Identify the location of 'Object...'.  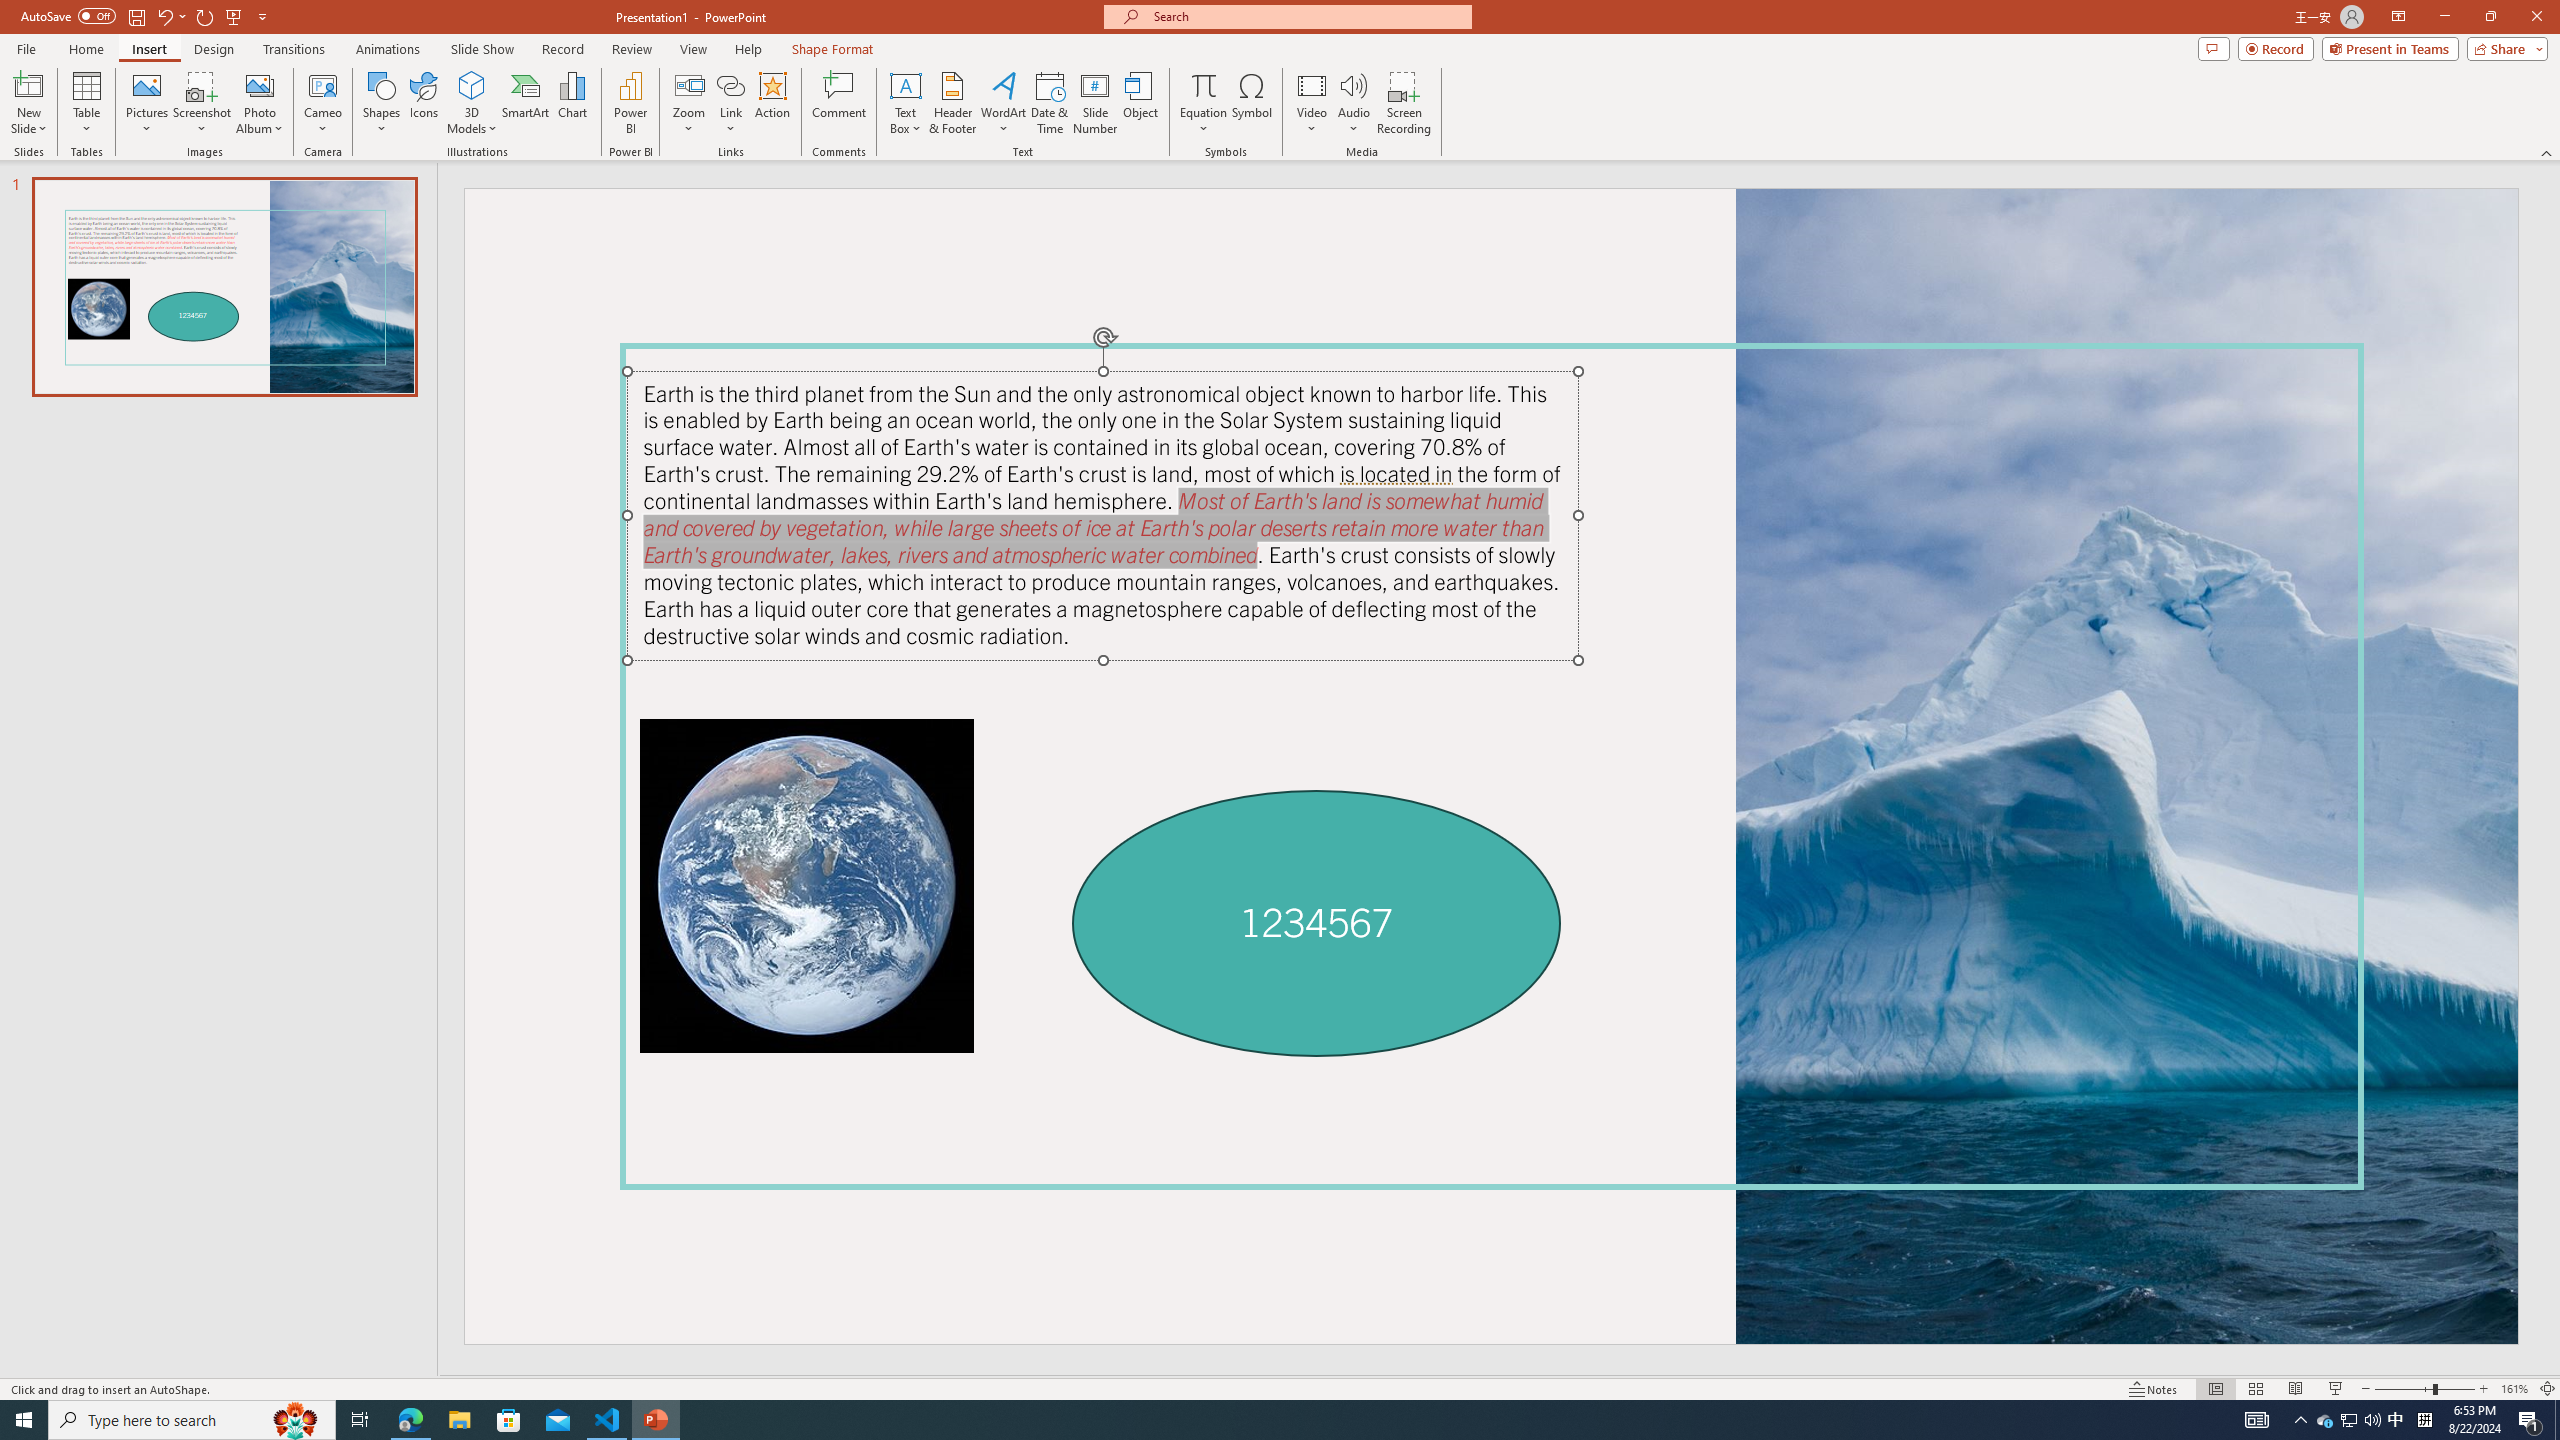
(1141, 103).